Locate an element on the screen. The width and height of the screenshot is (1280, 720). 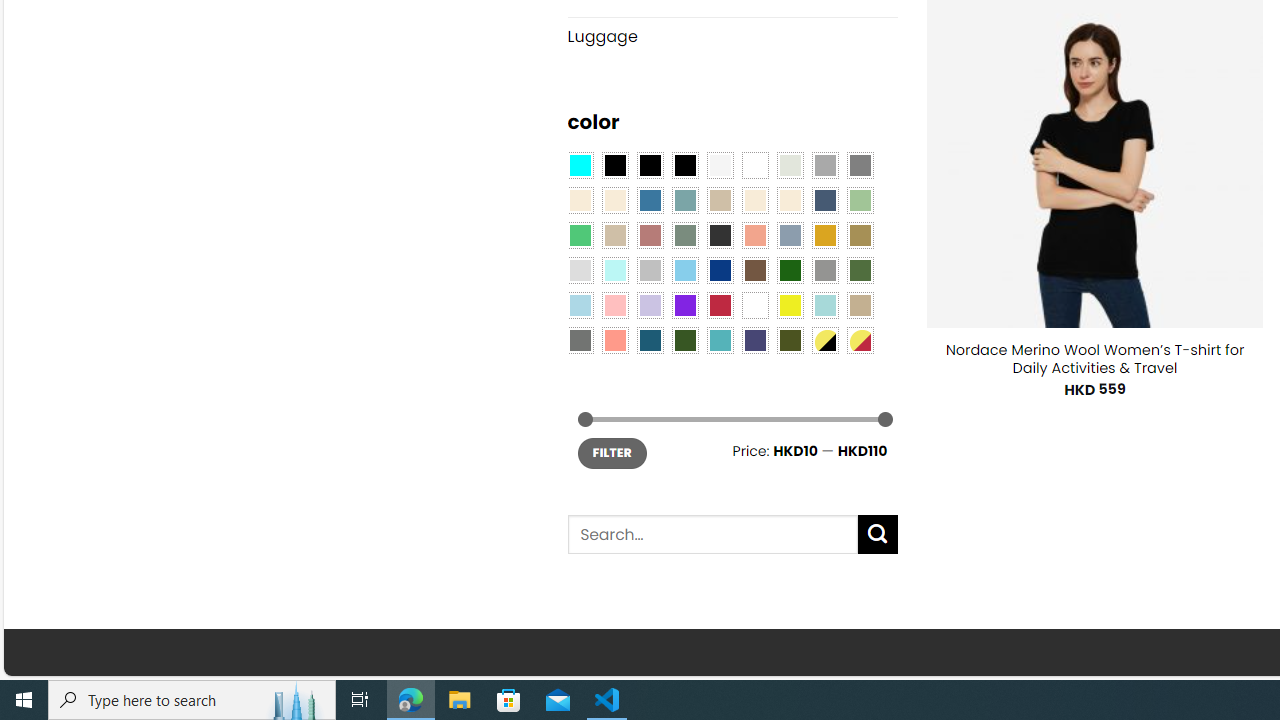
'Submit' is located at coordinates (878, 532).